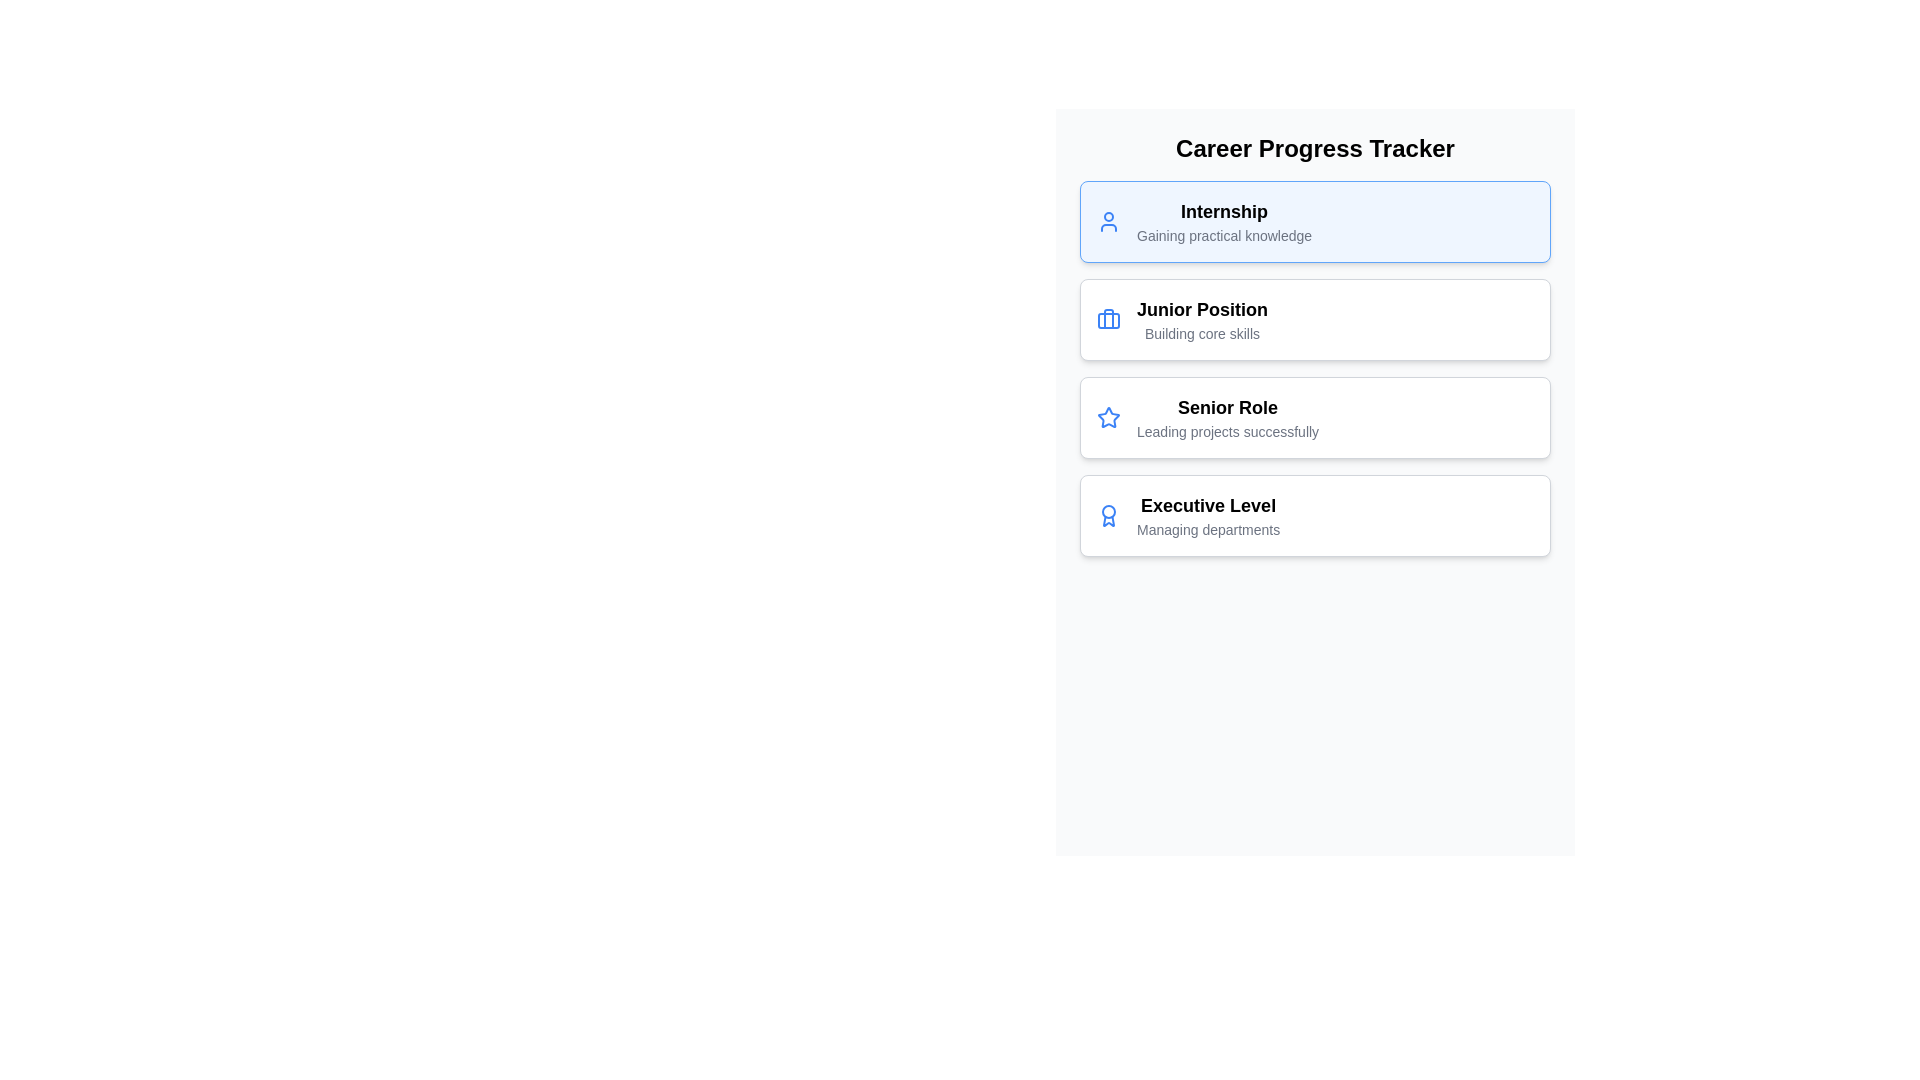  I want to click on descriptive text 'Gaining practical knowledge' in the blue card labeled 'Internship', which is the first card in the list of career progression steps, so click(1223, 222).